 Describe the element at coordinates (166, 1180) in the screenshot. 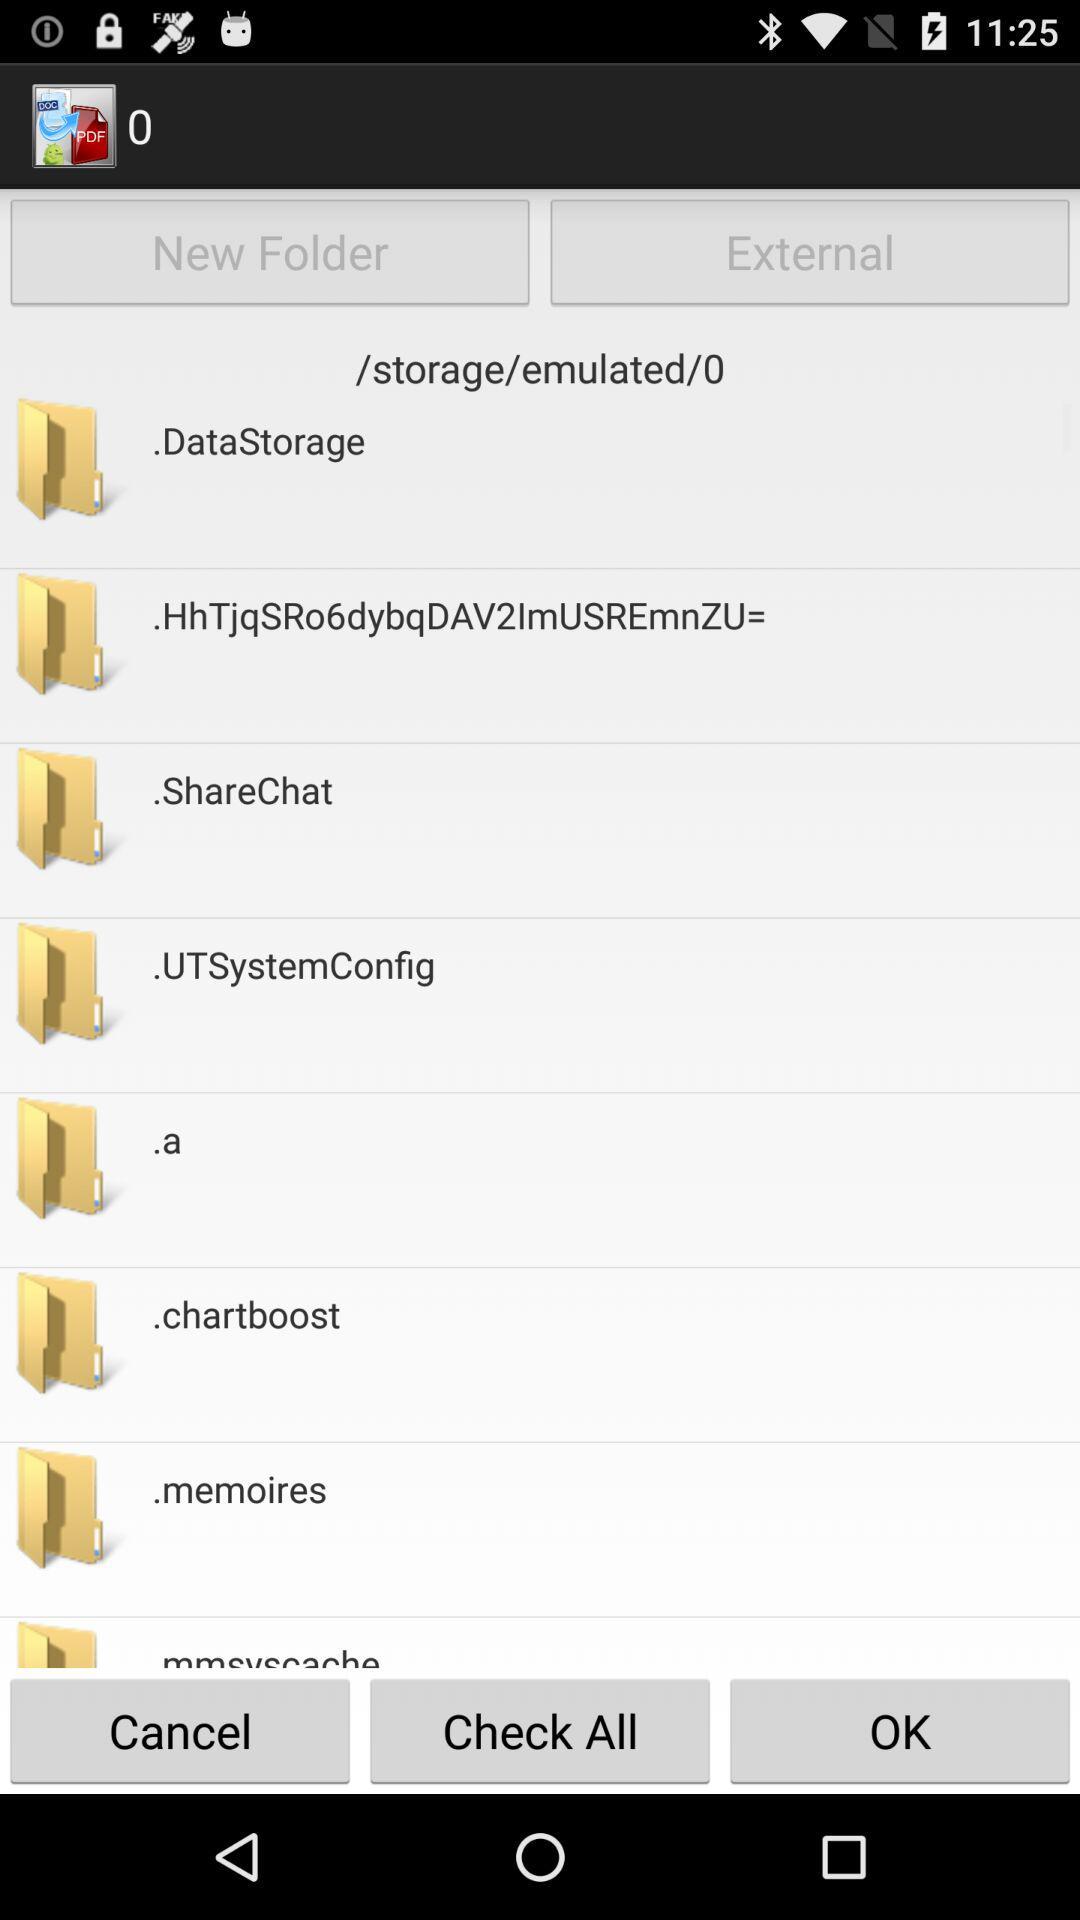

I see `.a` at that location.